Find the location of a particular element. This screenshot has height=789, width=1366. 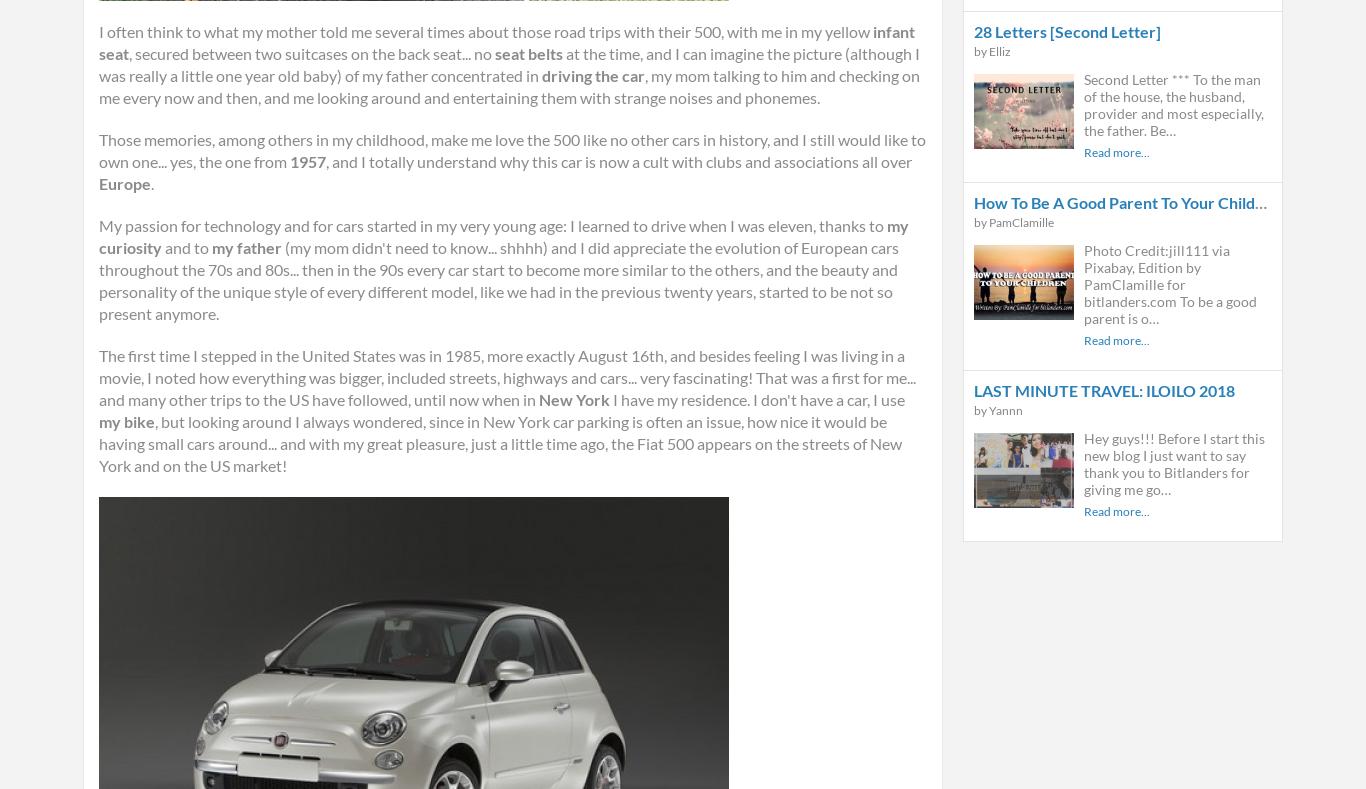

'How To Be A Good Parent To Your Children' is located at coordinates (1125, 201).